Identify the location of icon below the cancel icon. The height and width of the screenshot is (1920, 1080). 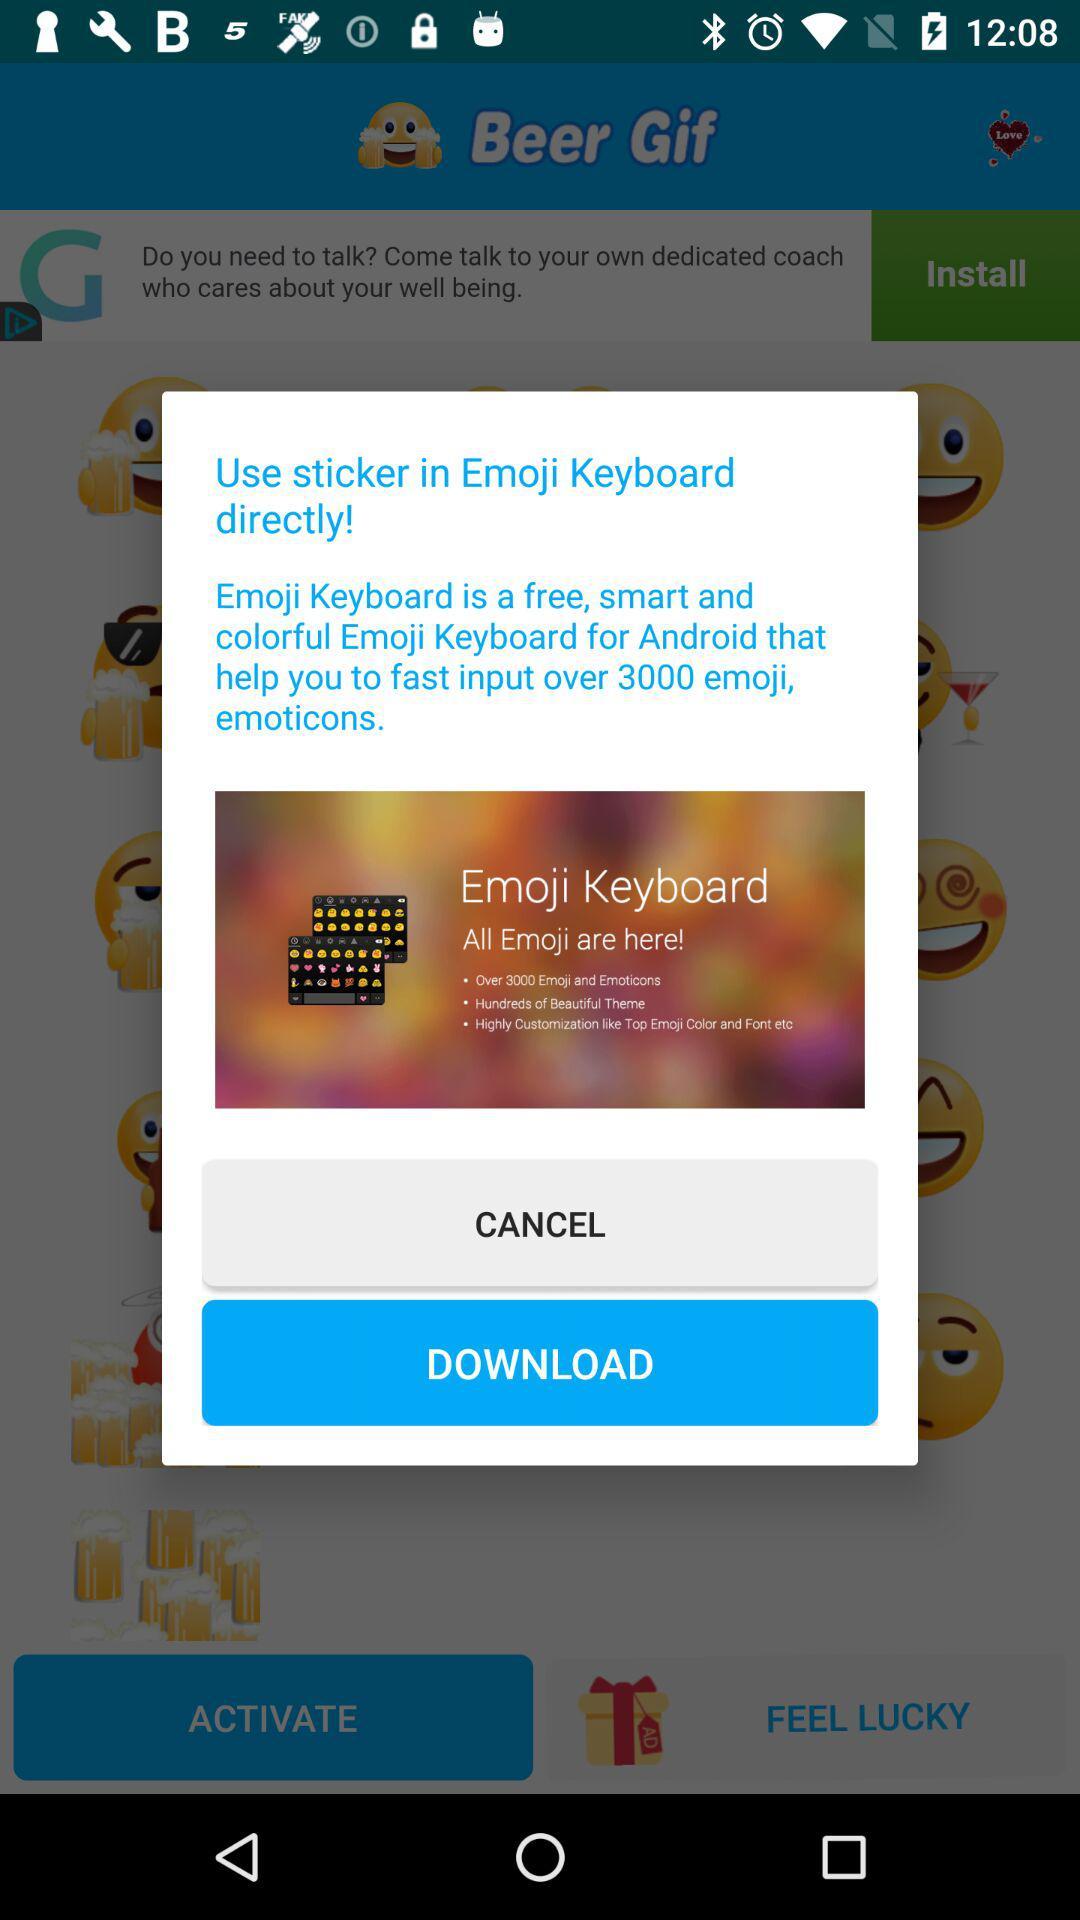
(540, 1361).